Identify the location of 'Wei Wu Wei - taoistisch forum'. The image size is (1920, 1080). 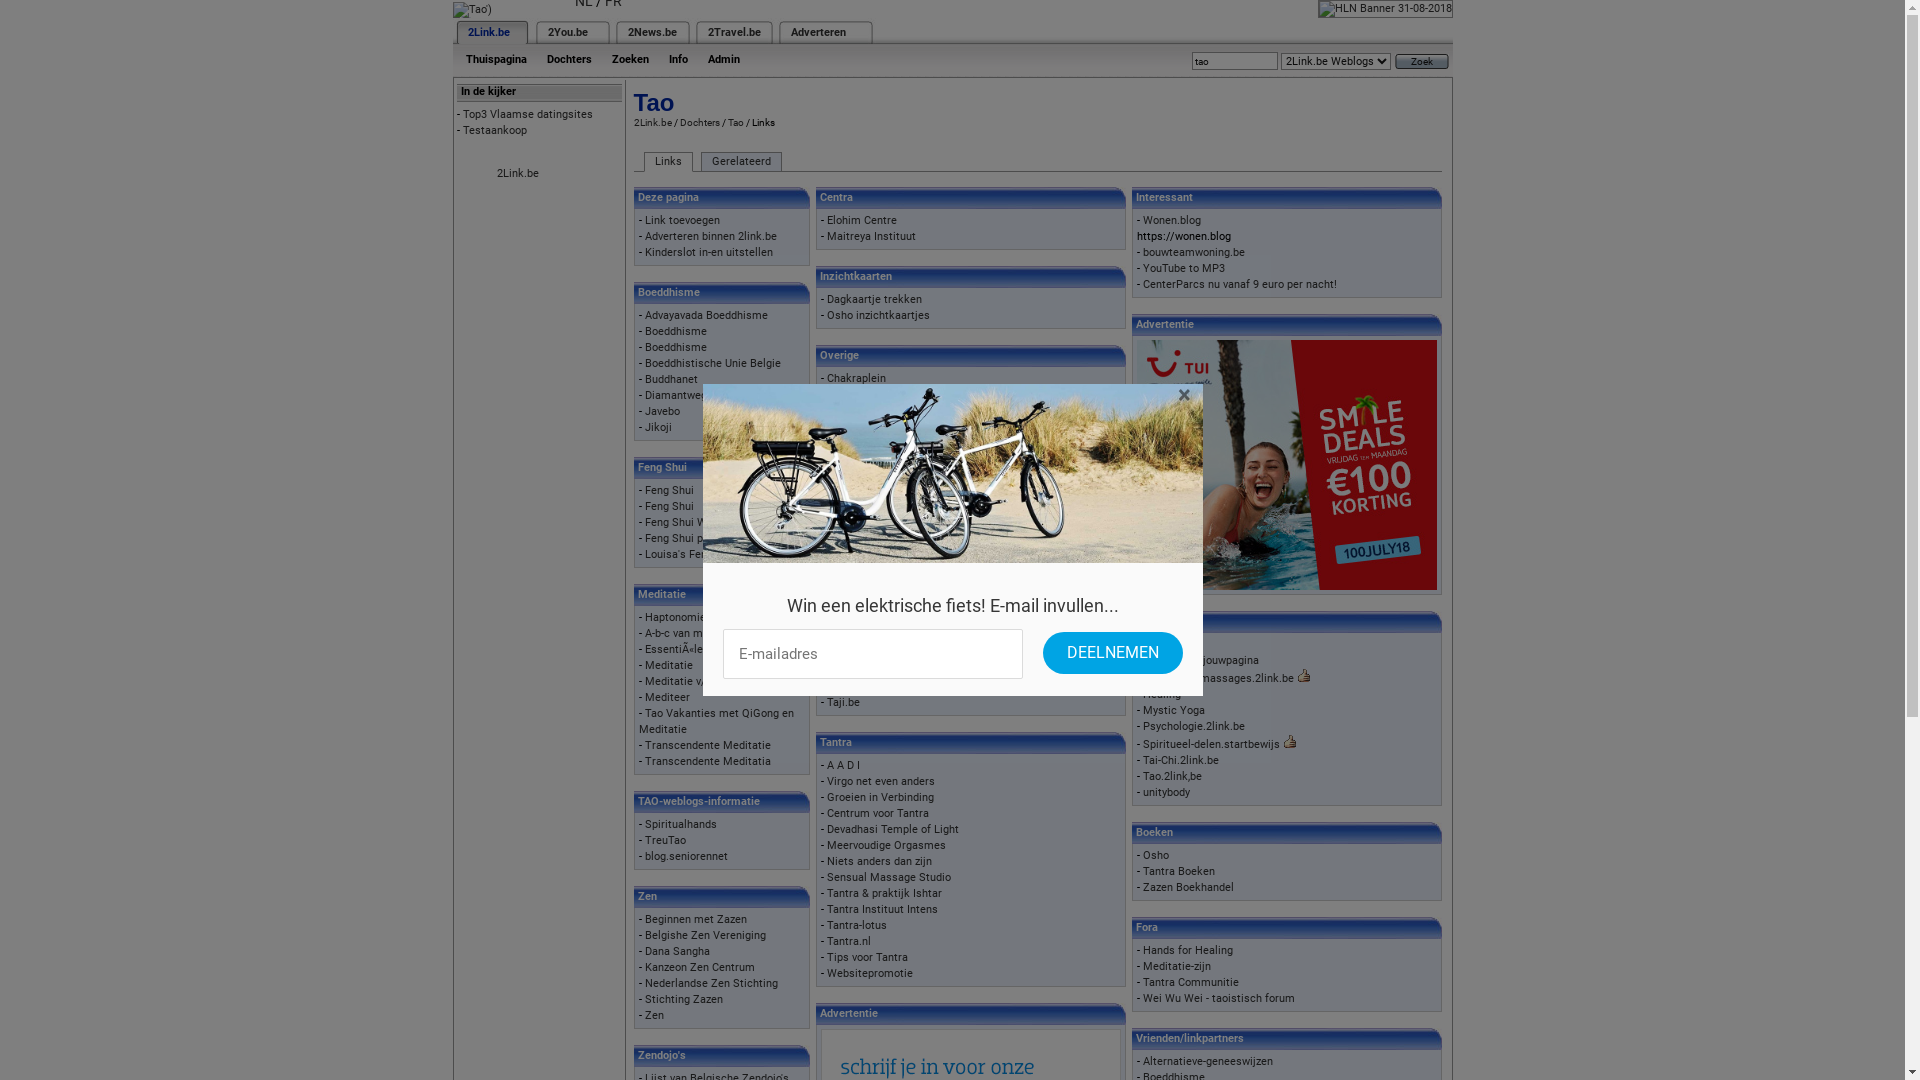
(1217, 998).